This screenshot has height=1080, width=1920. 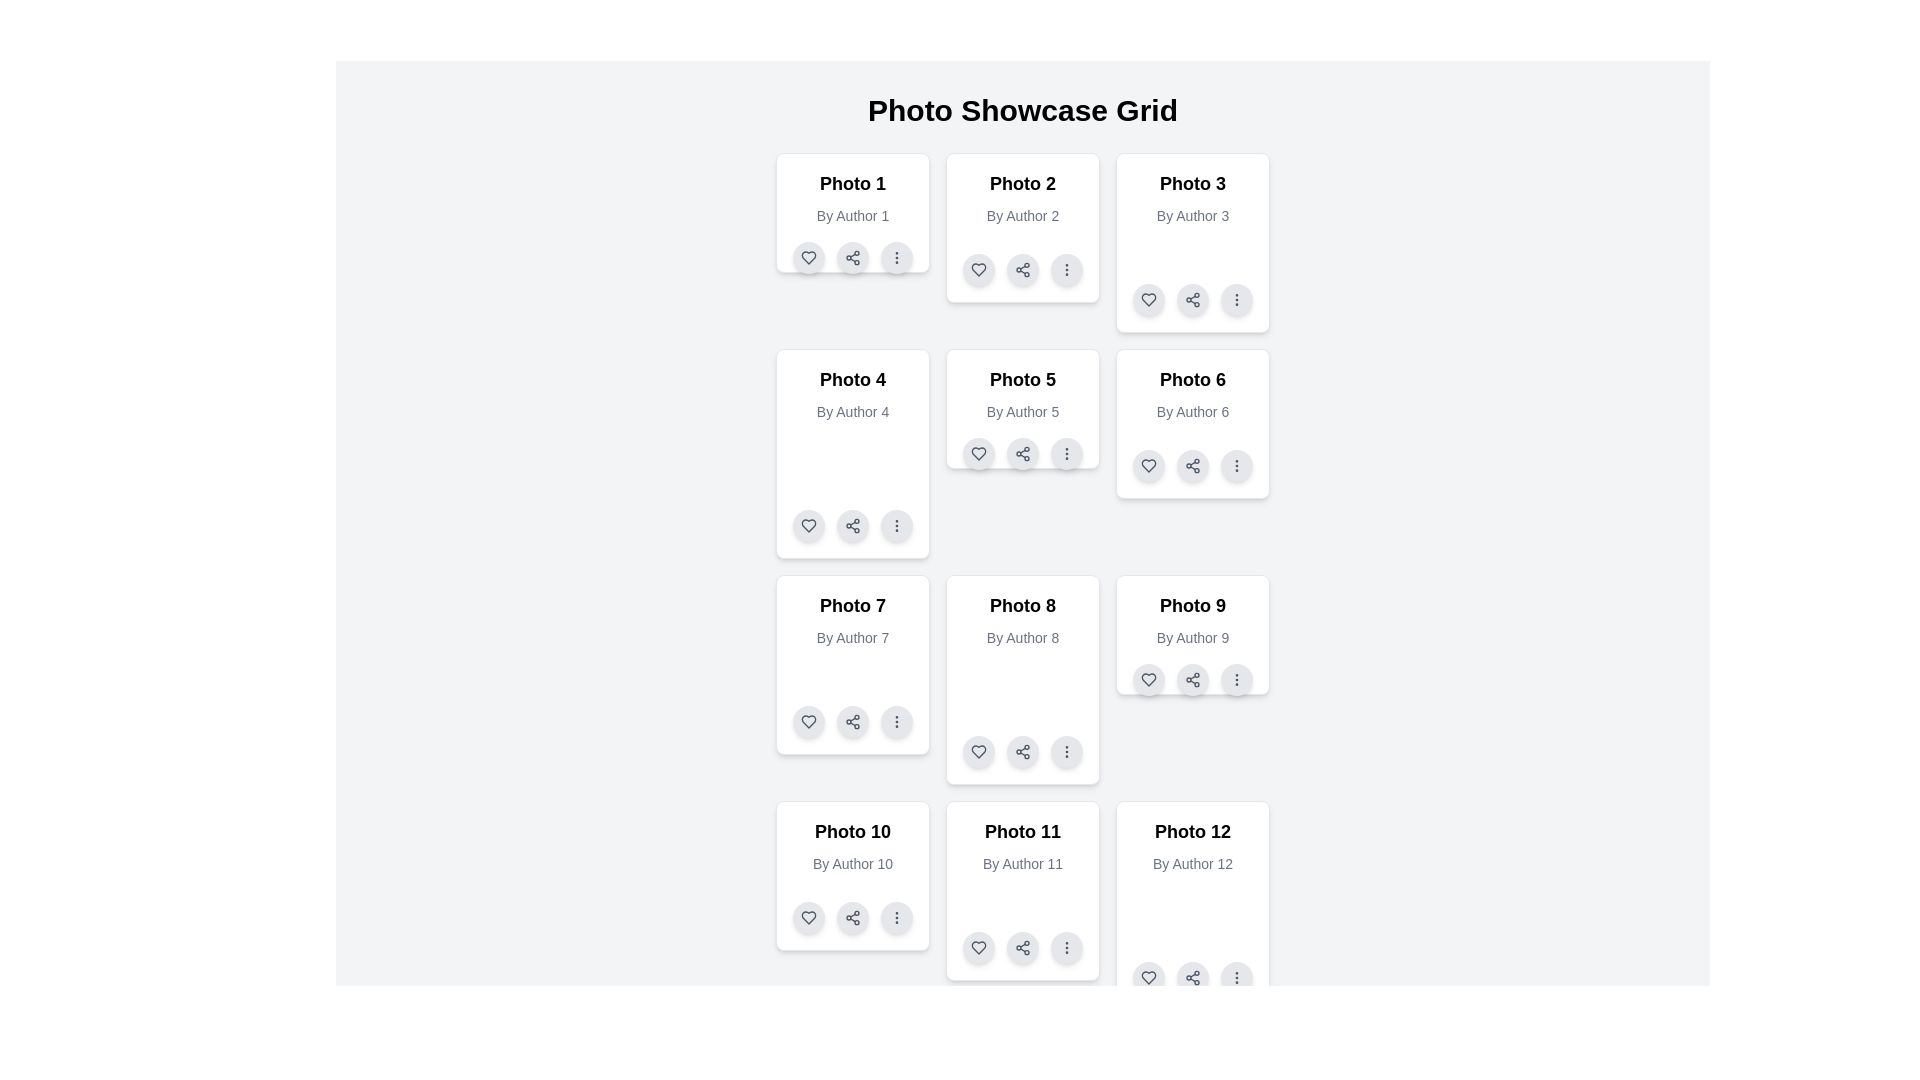 I want to click on the circular button icon located at the bottom-right corner of the card labeled 'Photo 10', so click(x=896, y=918).